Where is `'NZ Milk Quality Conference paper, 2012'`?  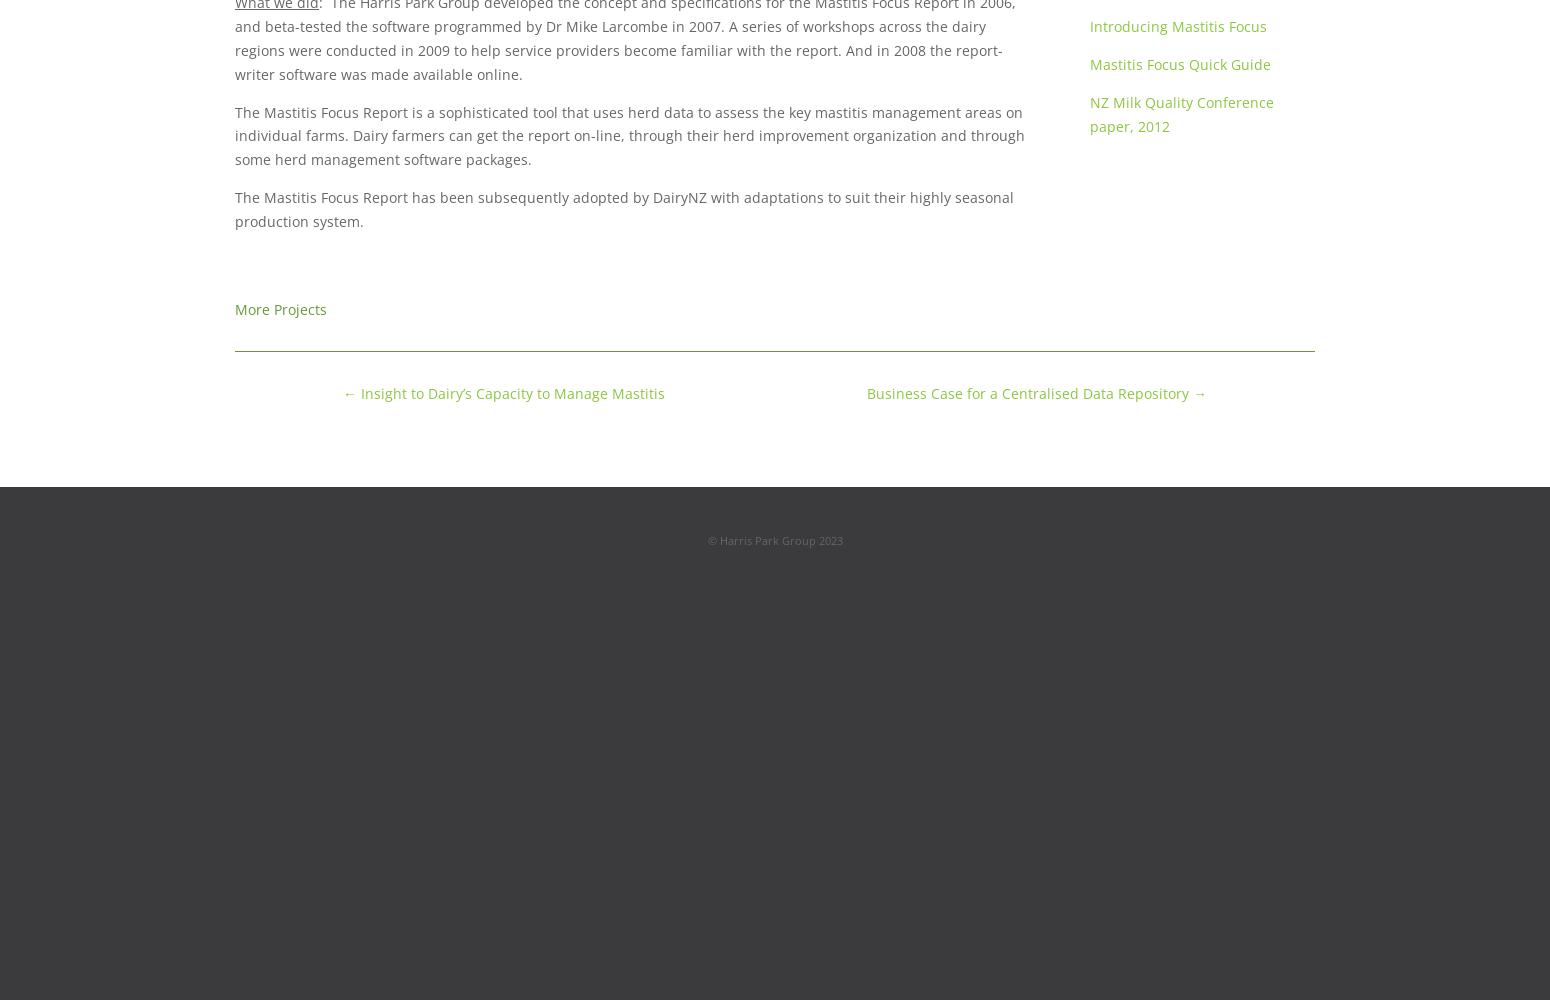 'NZ Milk Quality Conference paper, 2012' is located at coordinates (1180, 112).